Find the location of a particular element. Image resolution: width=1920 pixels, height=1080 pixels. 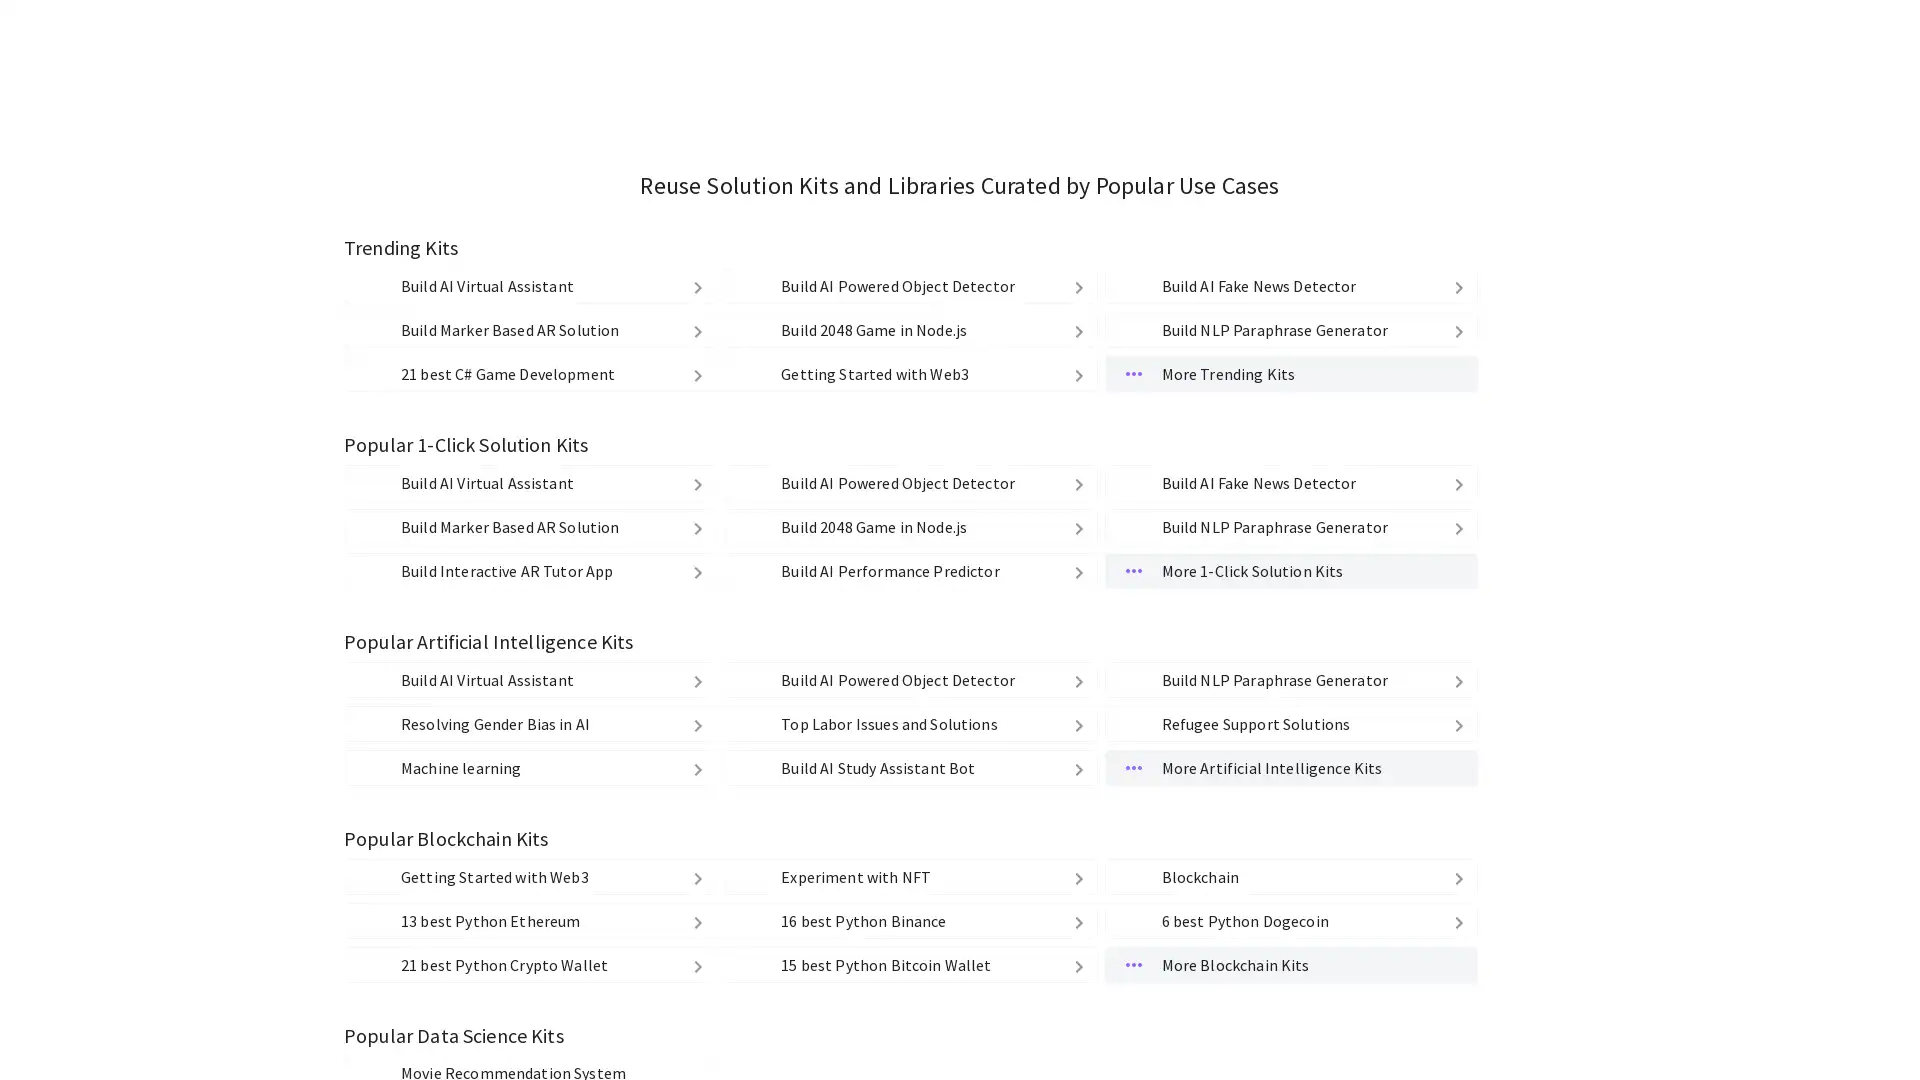

No License is located at coordinates (849, 589).